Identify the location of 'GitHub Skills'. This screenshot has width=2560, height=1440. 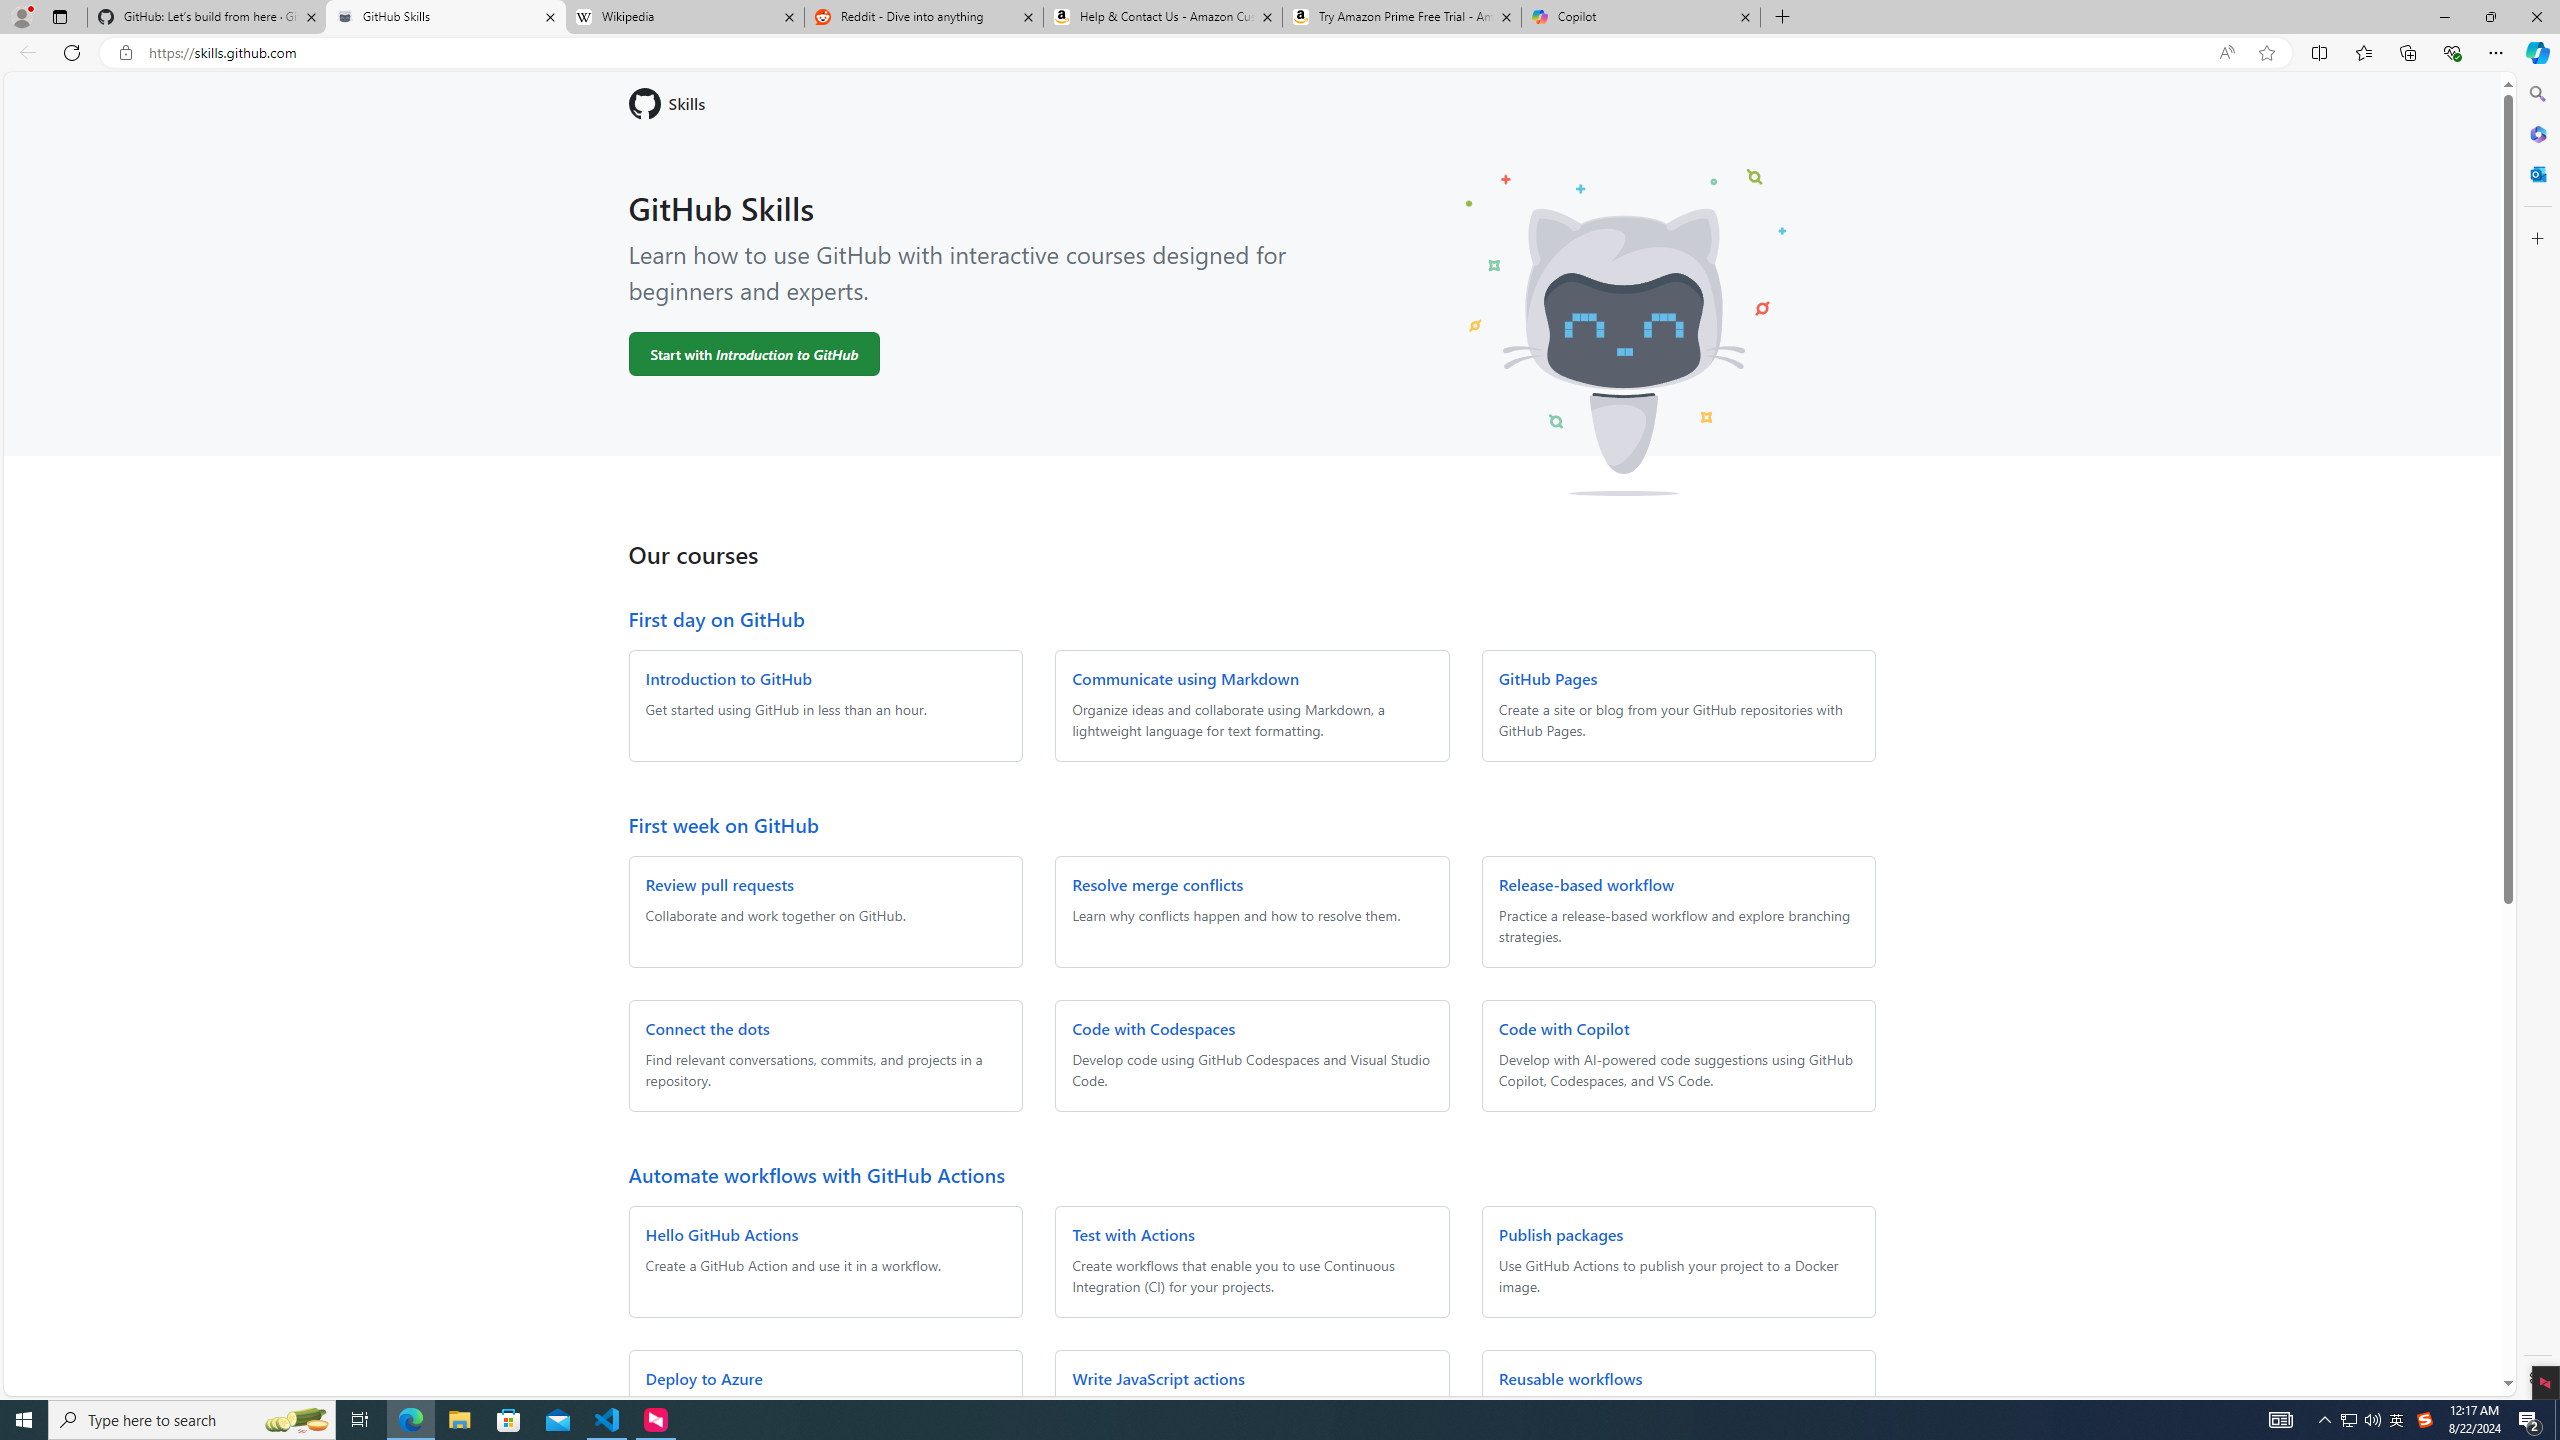
(444, 16).